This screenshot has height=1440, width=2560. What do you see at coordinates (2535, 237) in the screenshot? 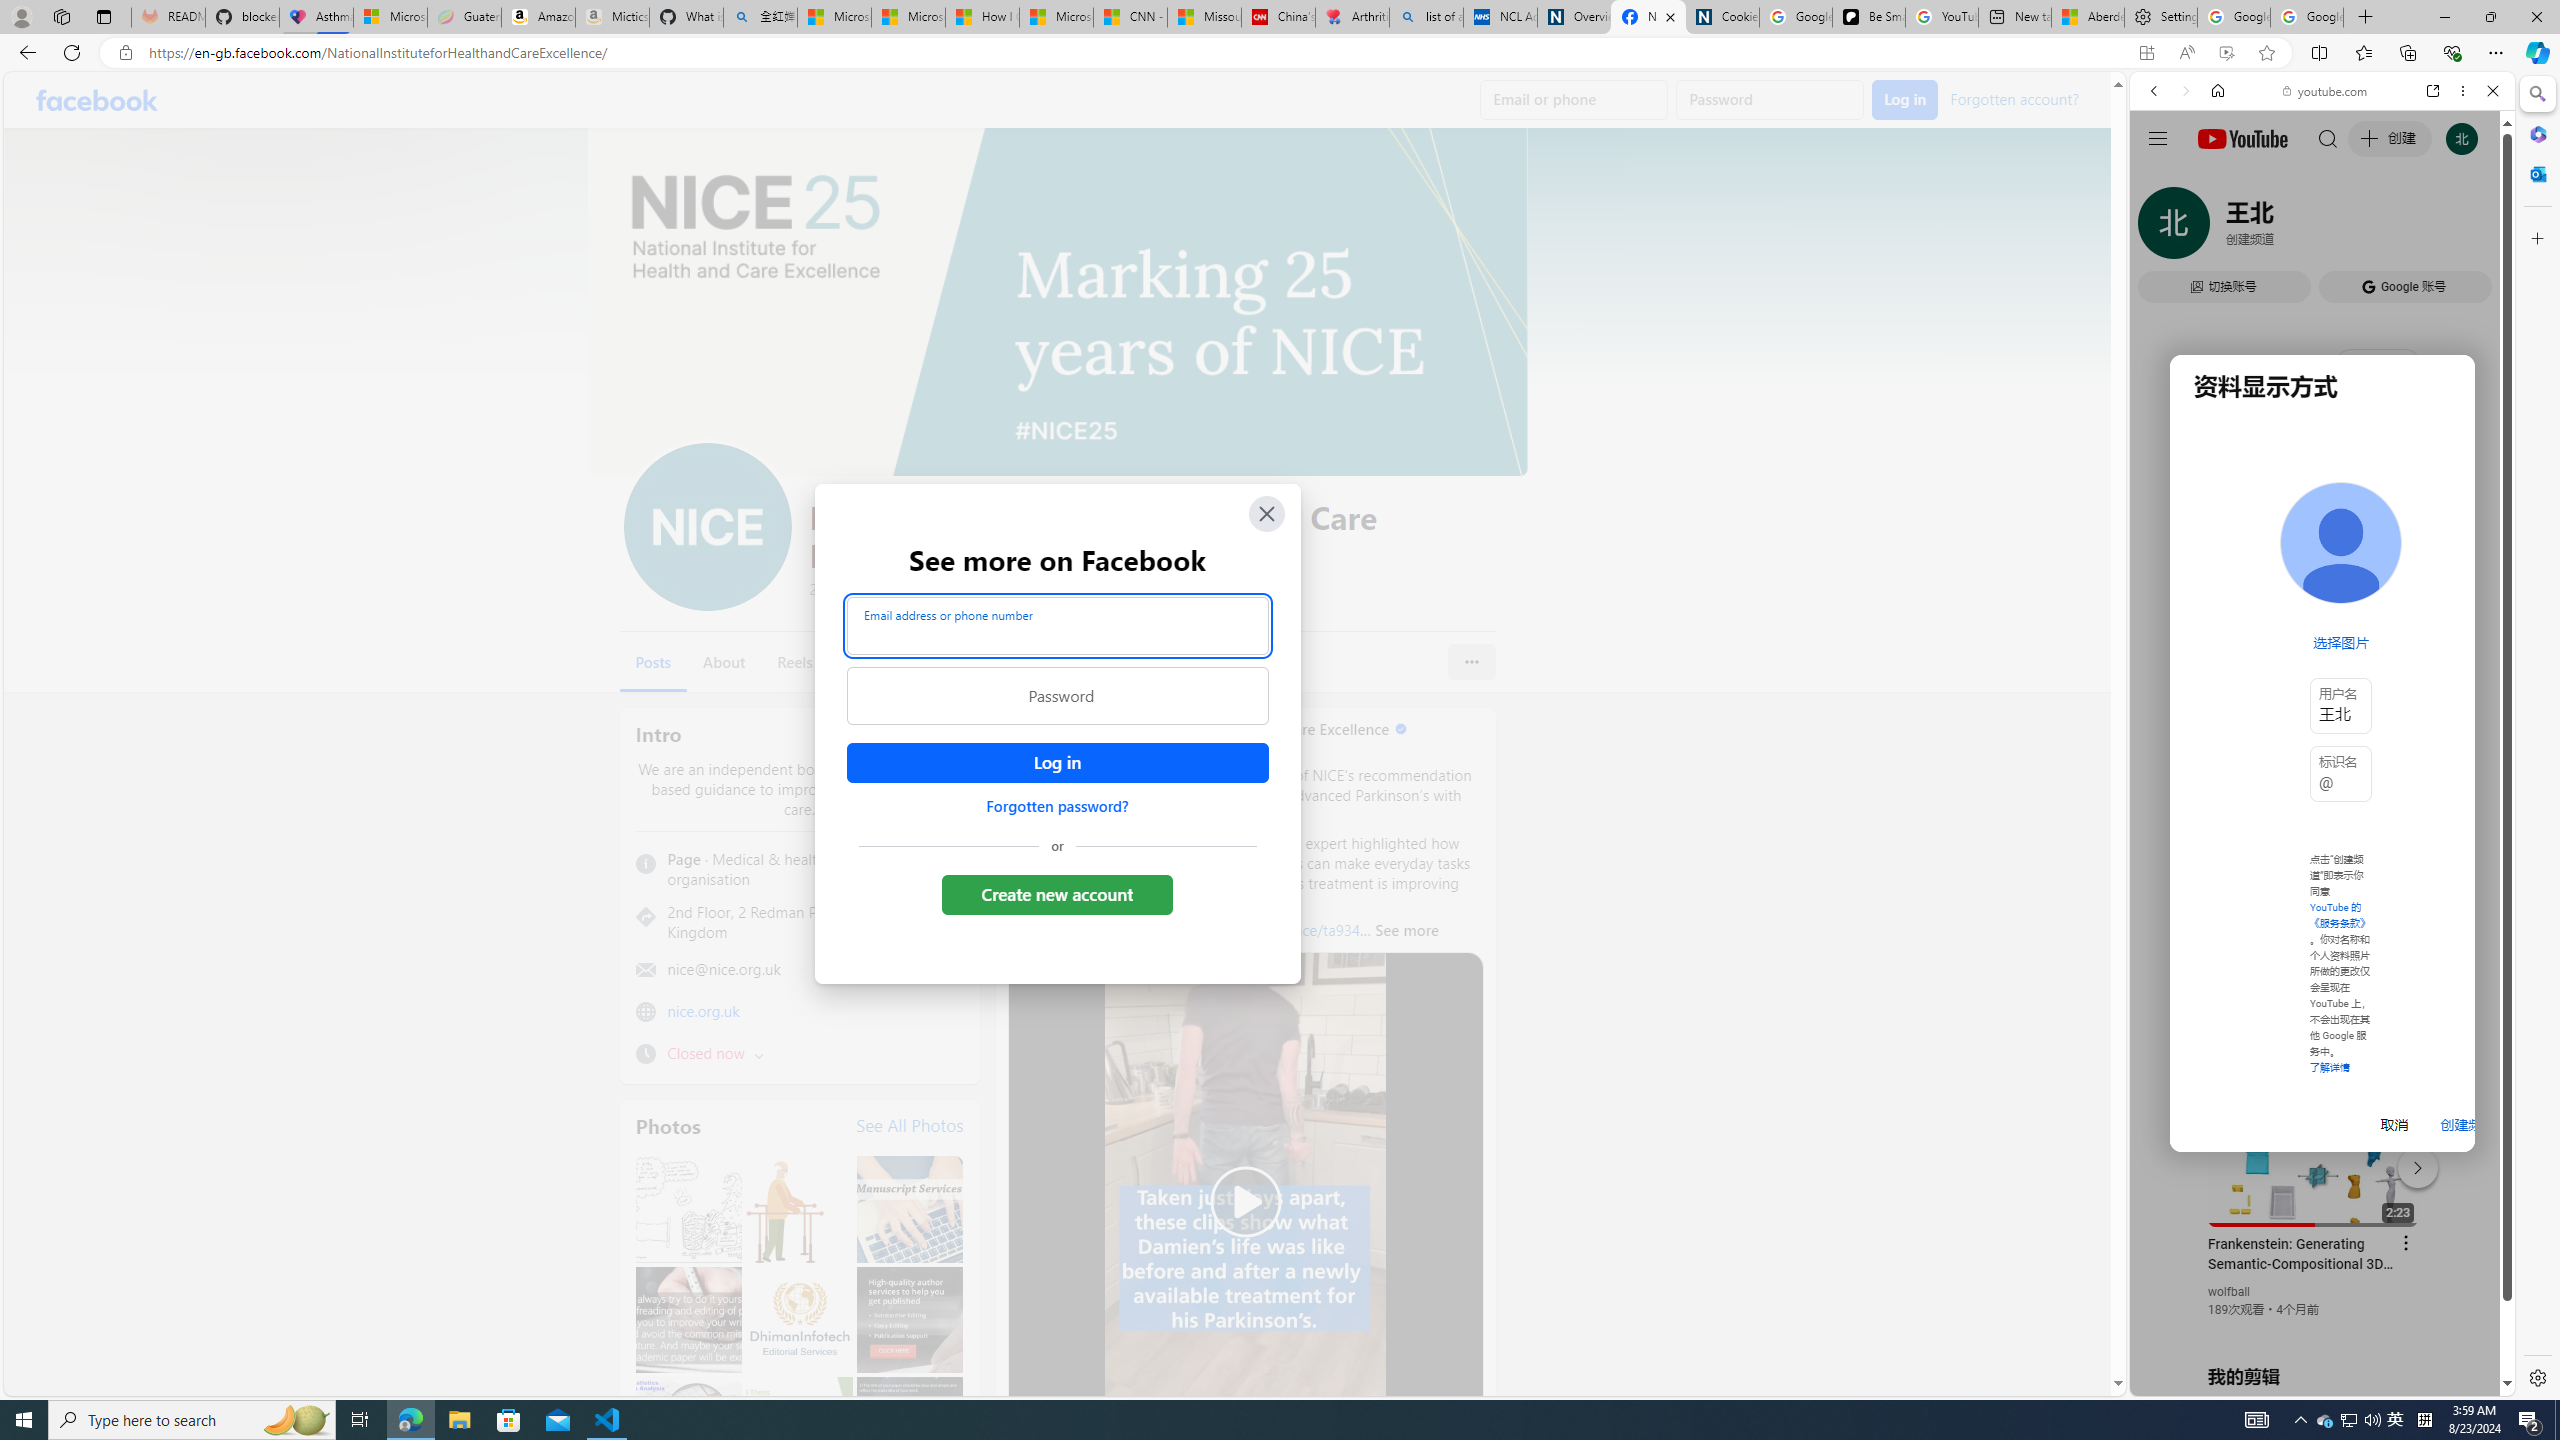
I see `'Close Customize pane'` at bounding box center [2535, 237].